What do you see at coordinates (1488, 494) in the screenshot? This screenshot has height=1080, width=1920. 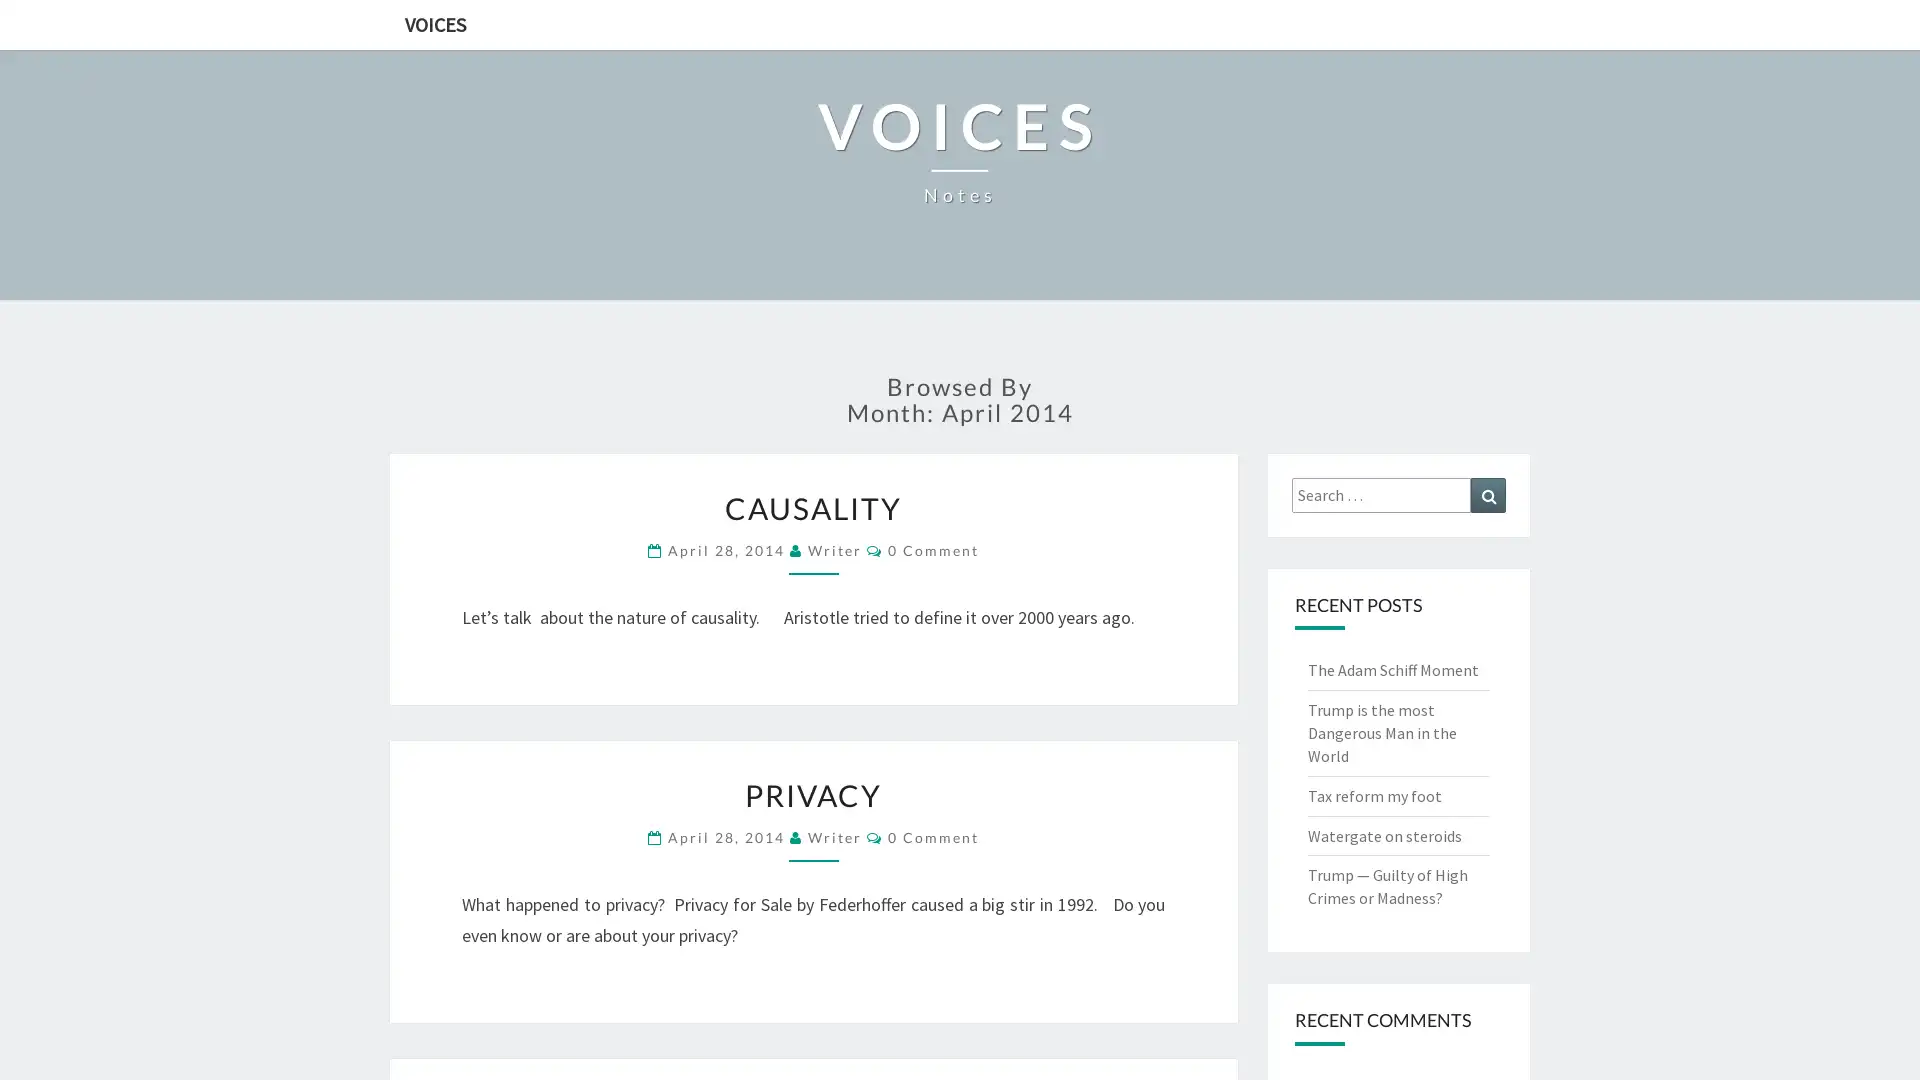 I see `Search` at bounding box center [1488, 494].